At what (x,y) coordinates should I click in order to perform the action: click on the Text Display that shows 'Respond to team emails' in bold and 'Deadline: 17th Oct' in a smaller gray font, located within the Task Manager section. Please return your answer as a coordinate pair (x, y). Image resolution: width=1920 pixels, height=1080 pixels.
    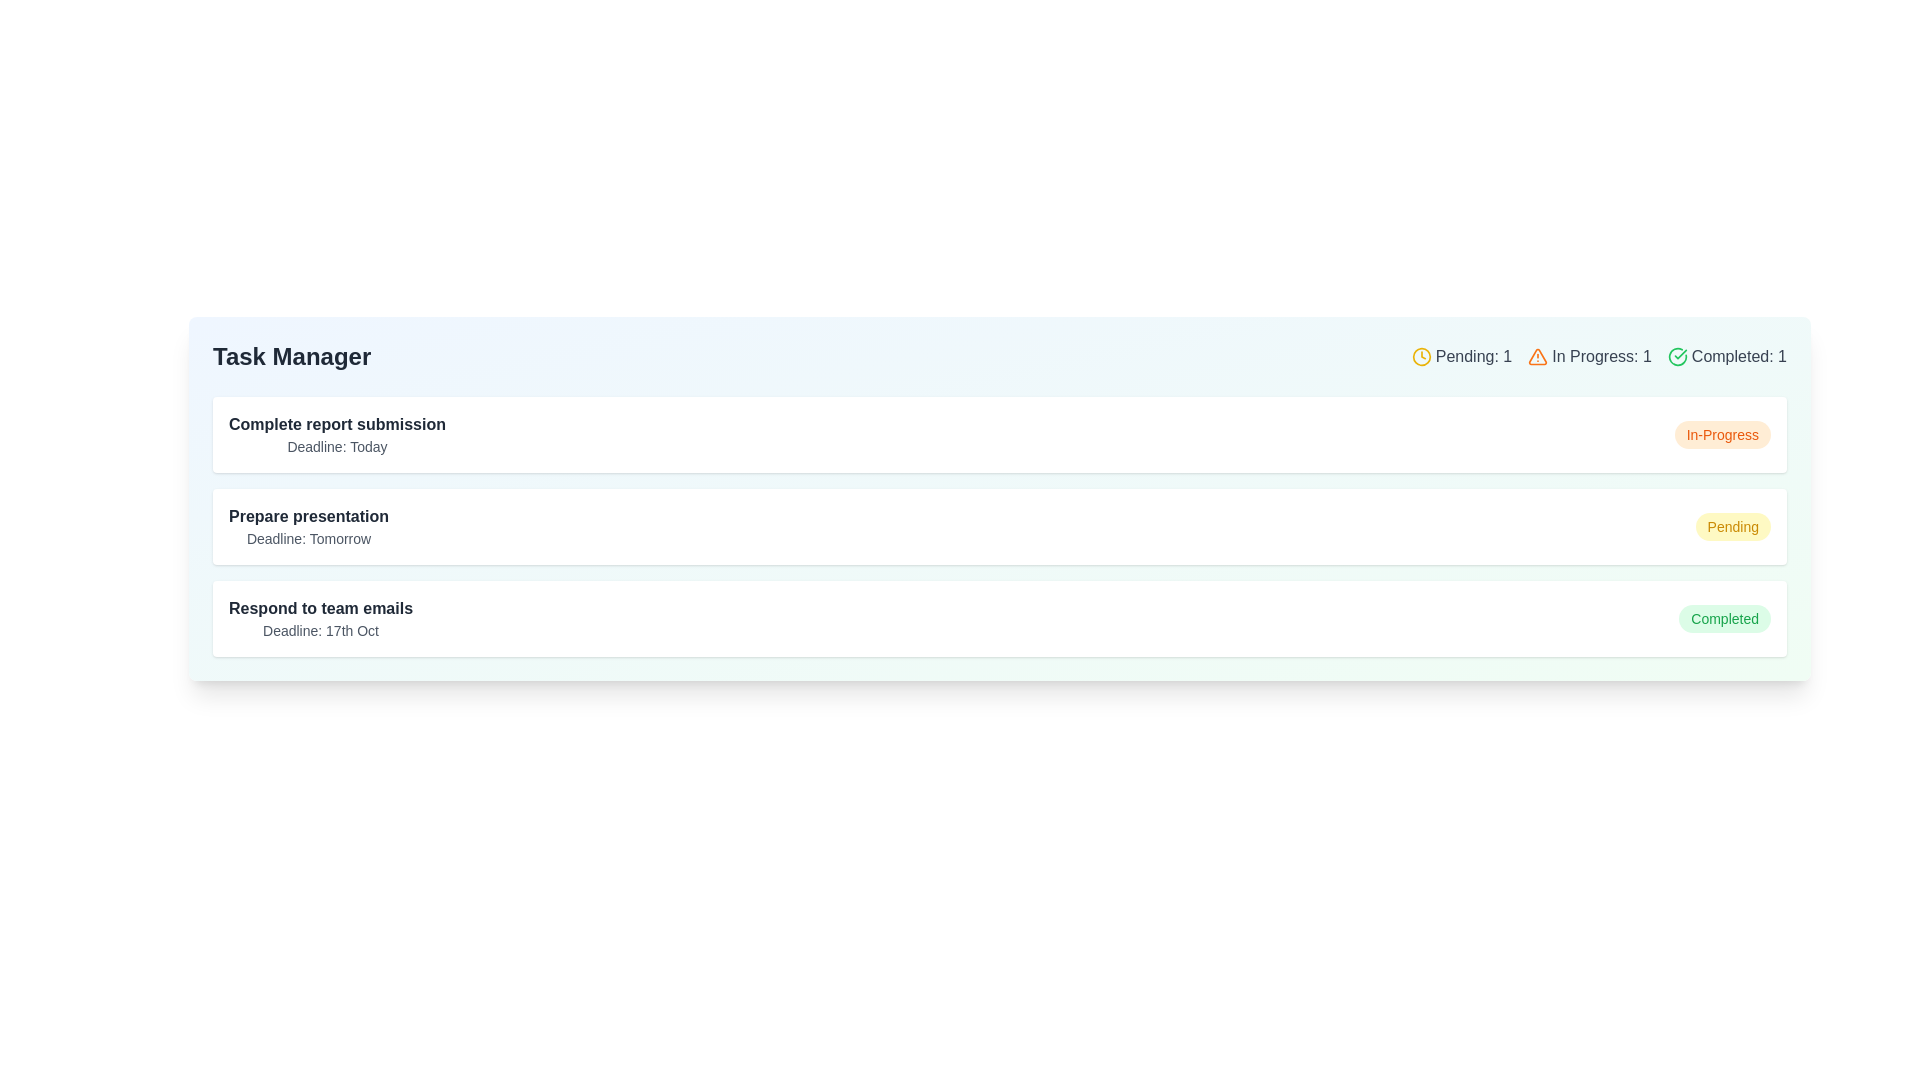
    Looking at the image, I should click on (321, 617).